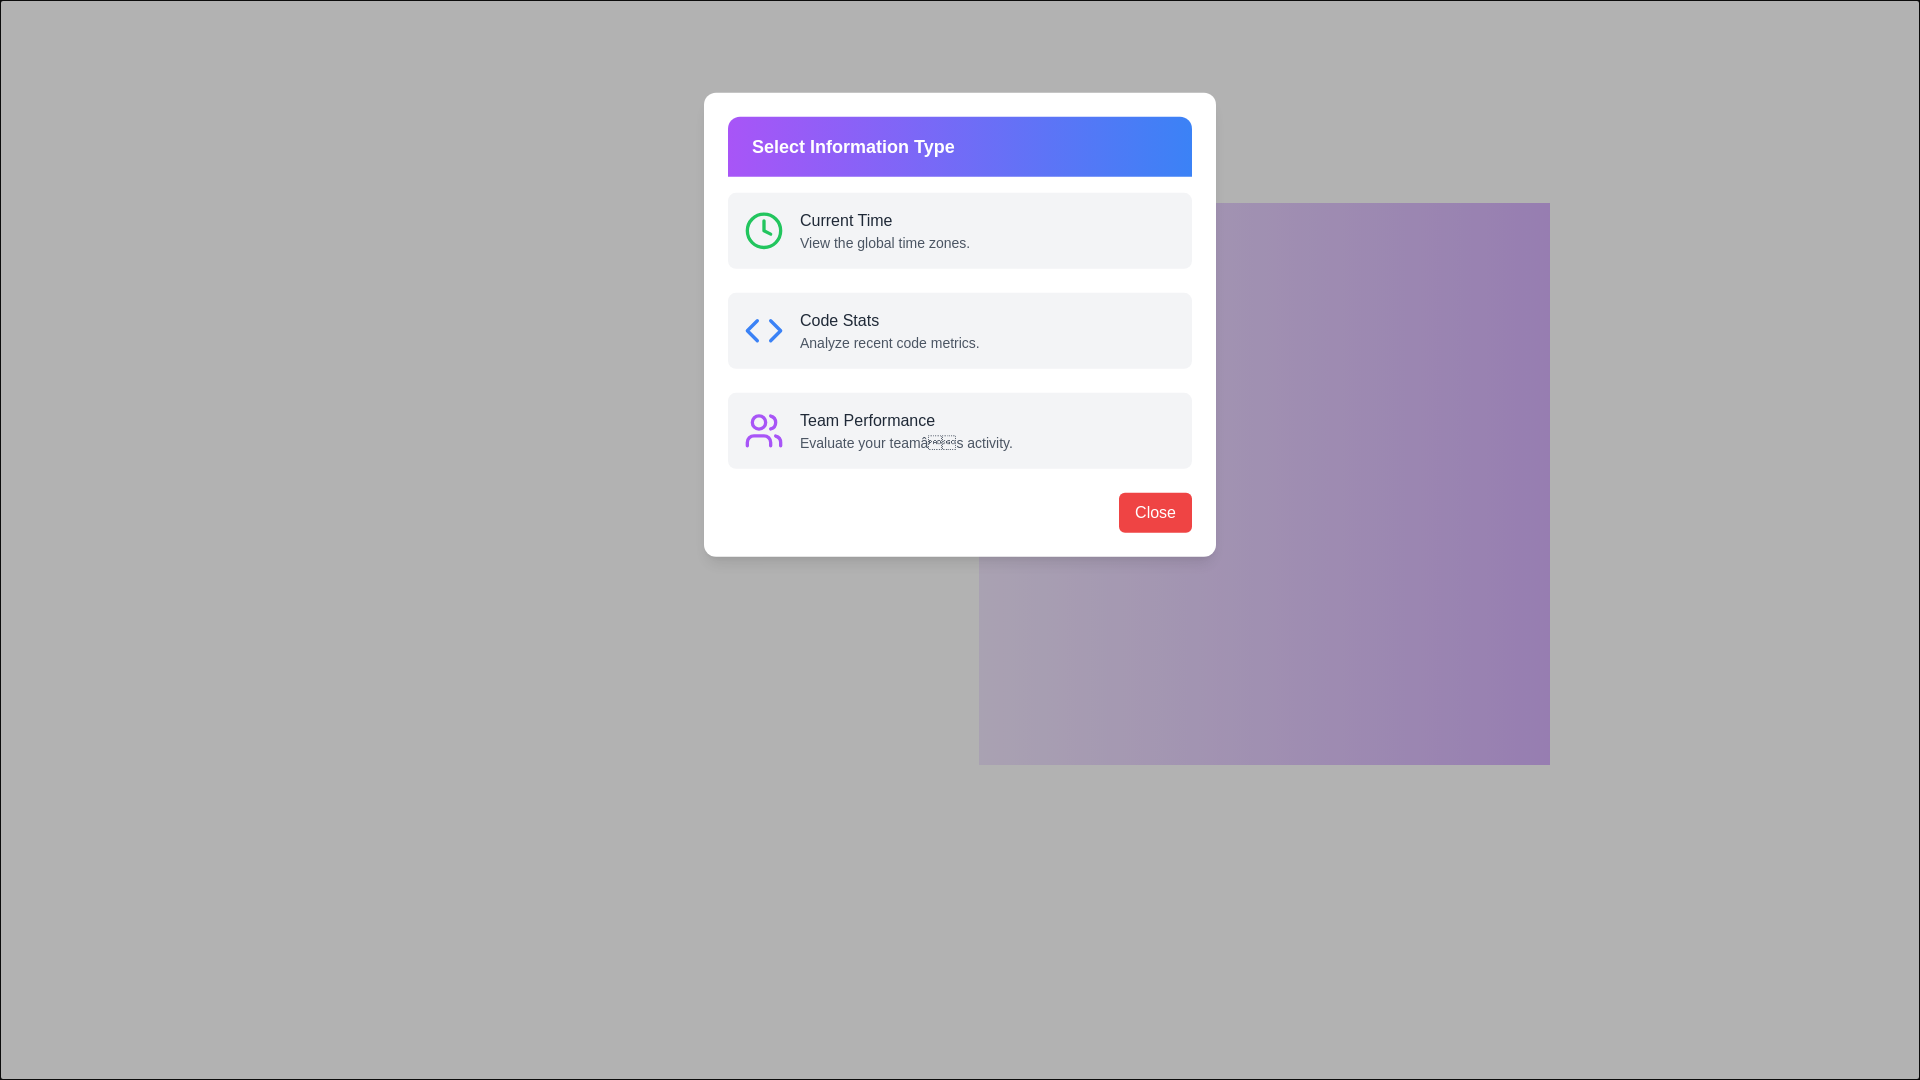  What do you see at coordinates (999, 450) in the screenshot?
I see `the icon of Team Performance information type` at bounding box center [999, 450].